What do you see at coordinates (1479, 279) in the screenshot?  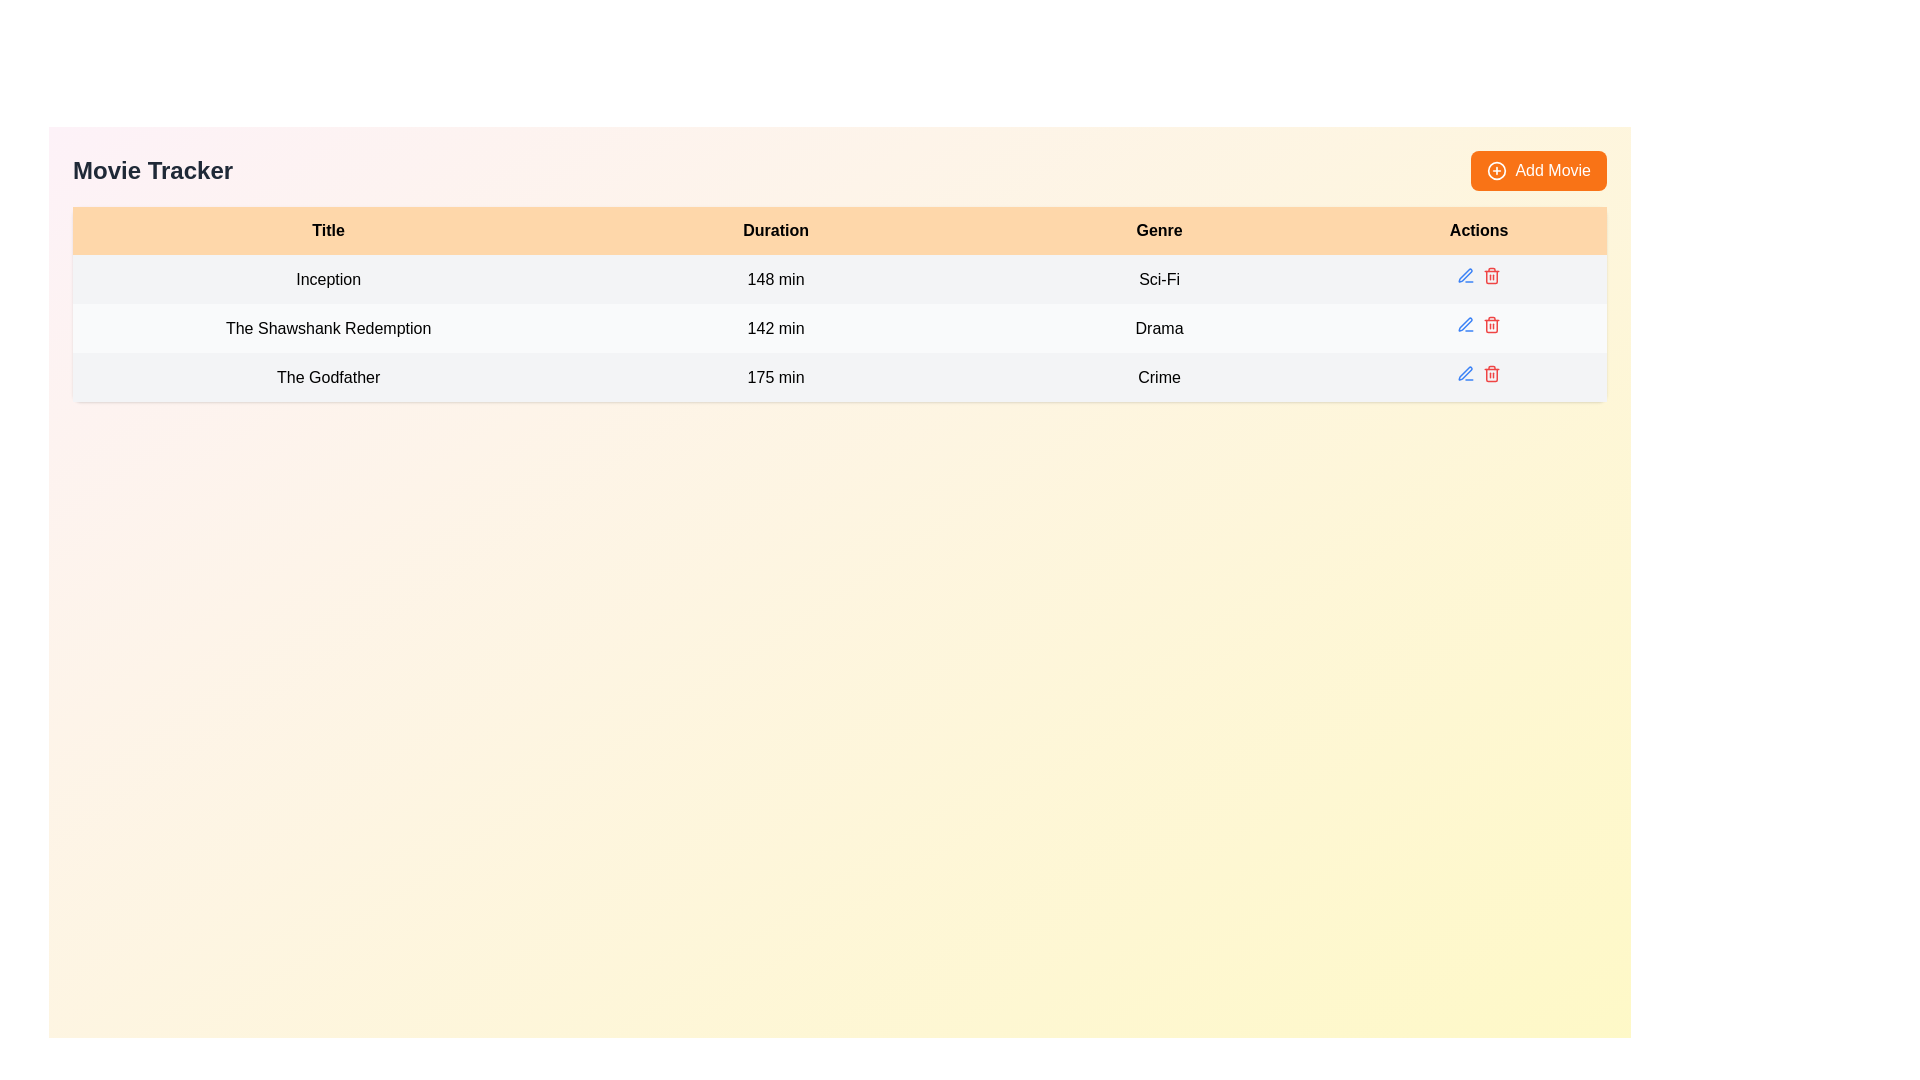 I see `the interactive icons in the 'Actions' column of the 'Inception' row in the table` at bounding box center [1479, 279].